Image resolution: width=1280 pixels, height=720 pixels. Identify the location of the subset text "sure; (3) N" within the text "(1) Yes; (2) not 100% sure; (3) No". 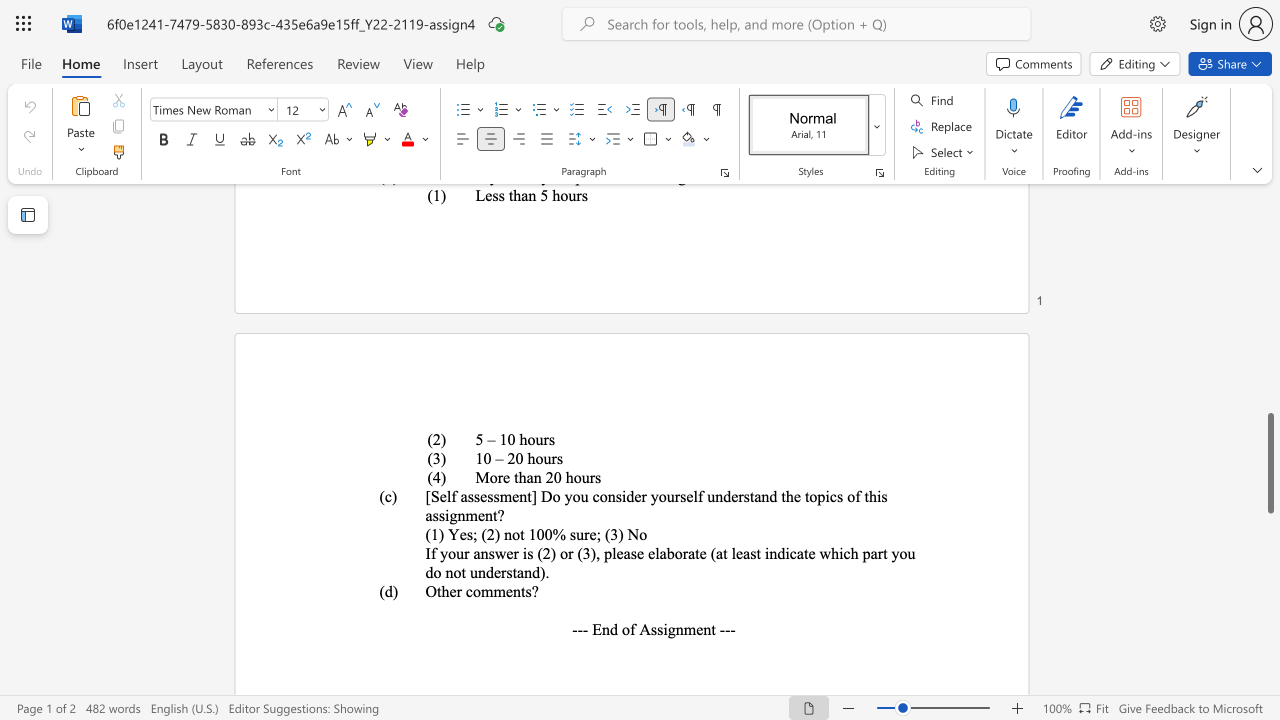
(568, 533).